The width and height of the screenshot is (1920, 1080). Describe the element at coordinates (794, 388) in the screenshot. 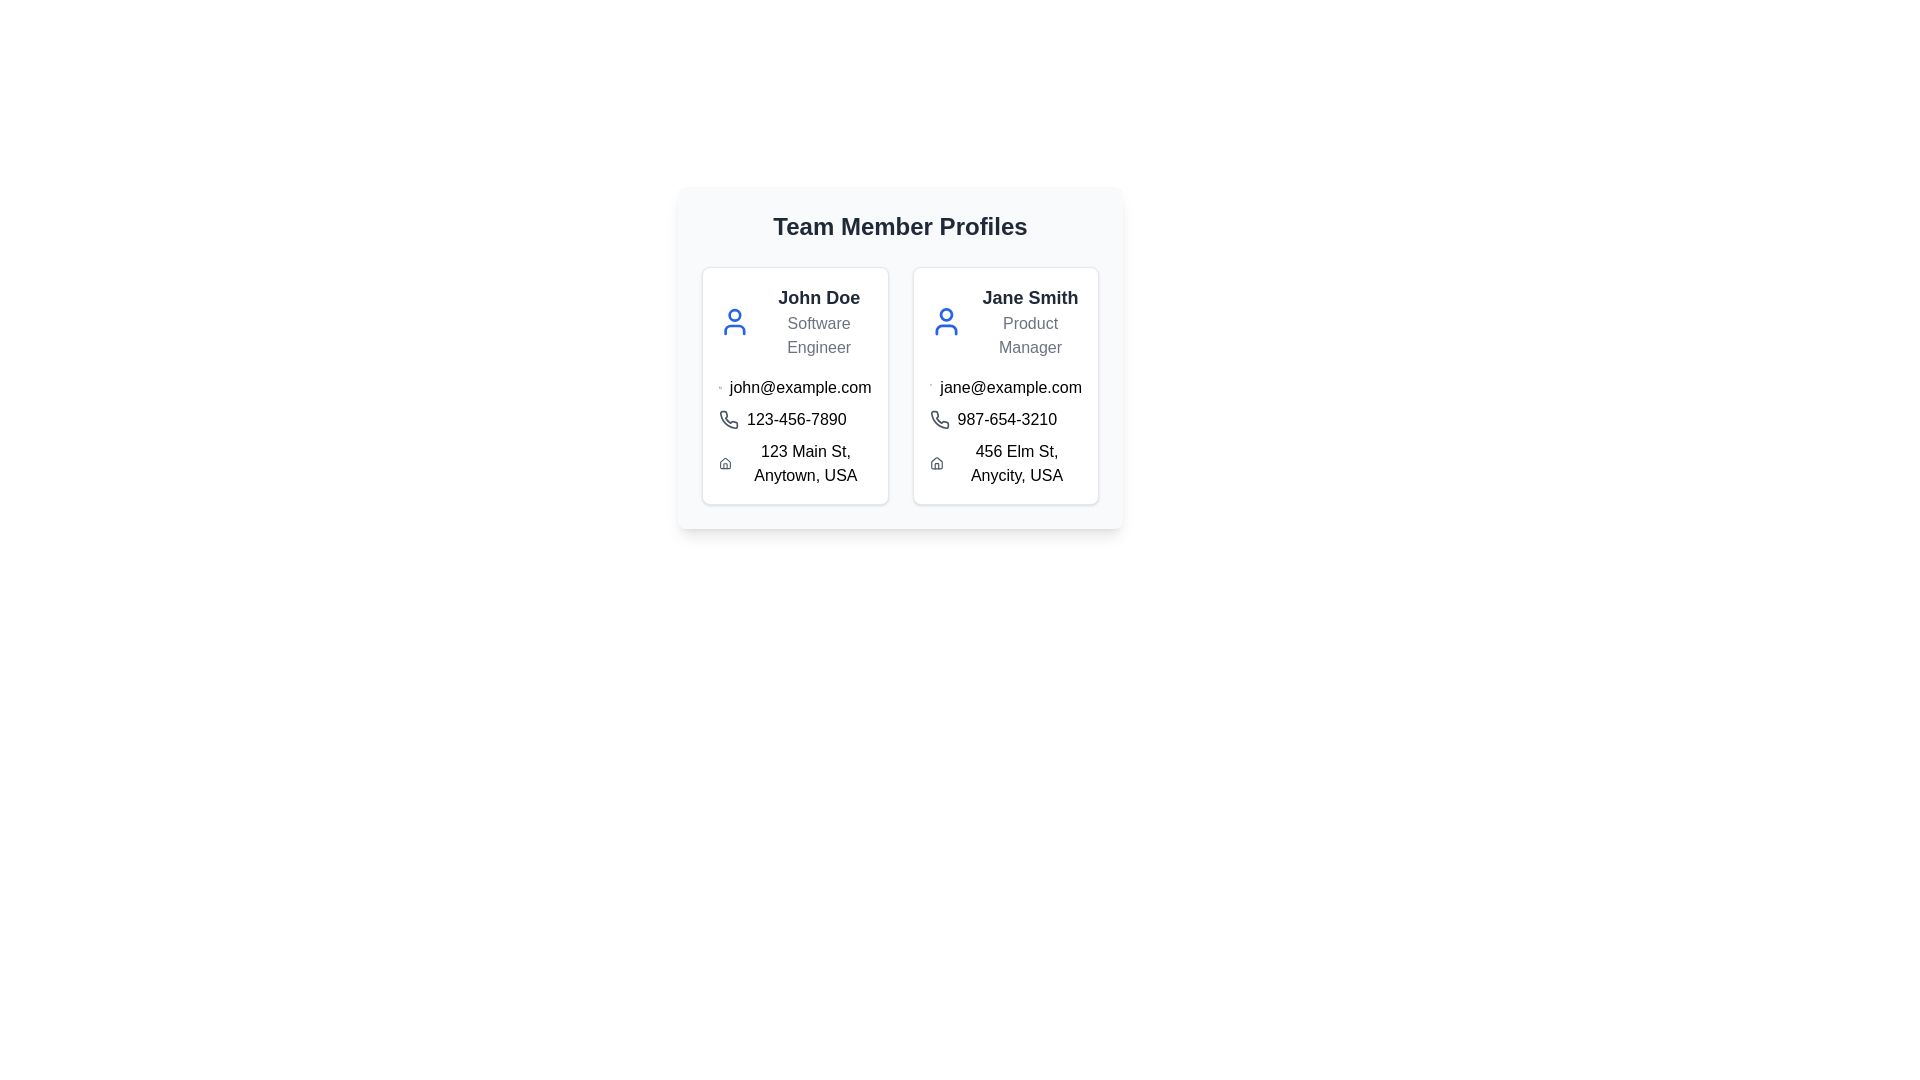

I see `the text label displaying 'john@example.com'` at that location.